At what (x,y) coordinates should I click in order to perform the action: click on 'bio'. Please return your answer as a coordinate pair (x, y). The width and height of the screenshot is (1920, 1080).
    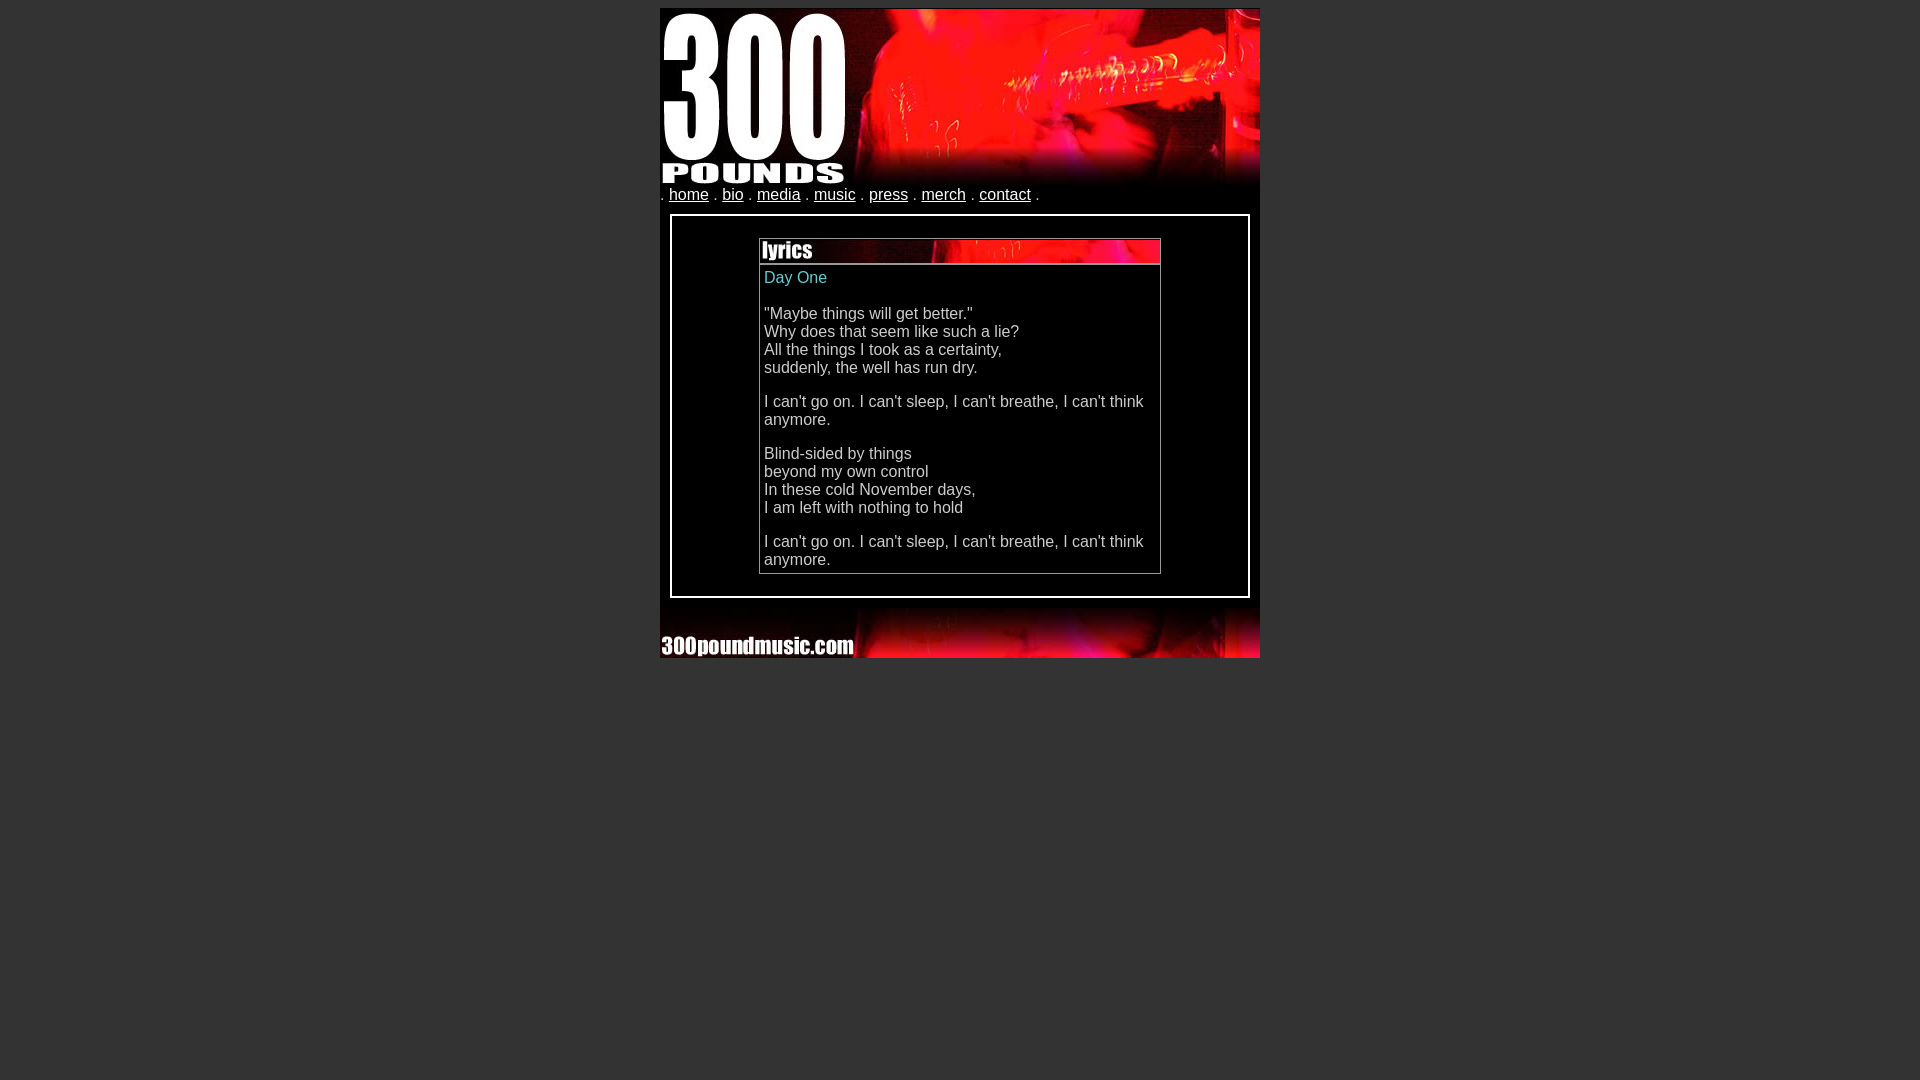
    Looking at the image, I should click on (731, 194).